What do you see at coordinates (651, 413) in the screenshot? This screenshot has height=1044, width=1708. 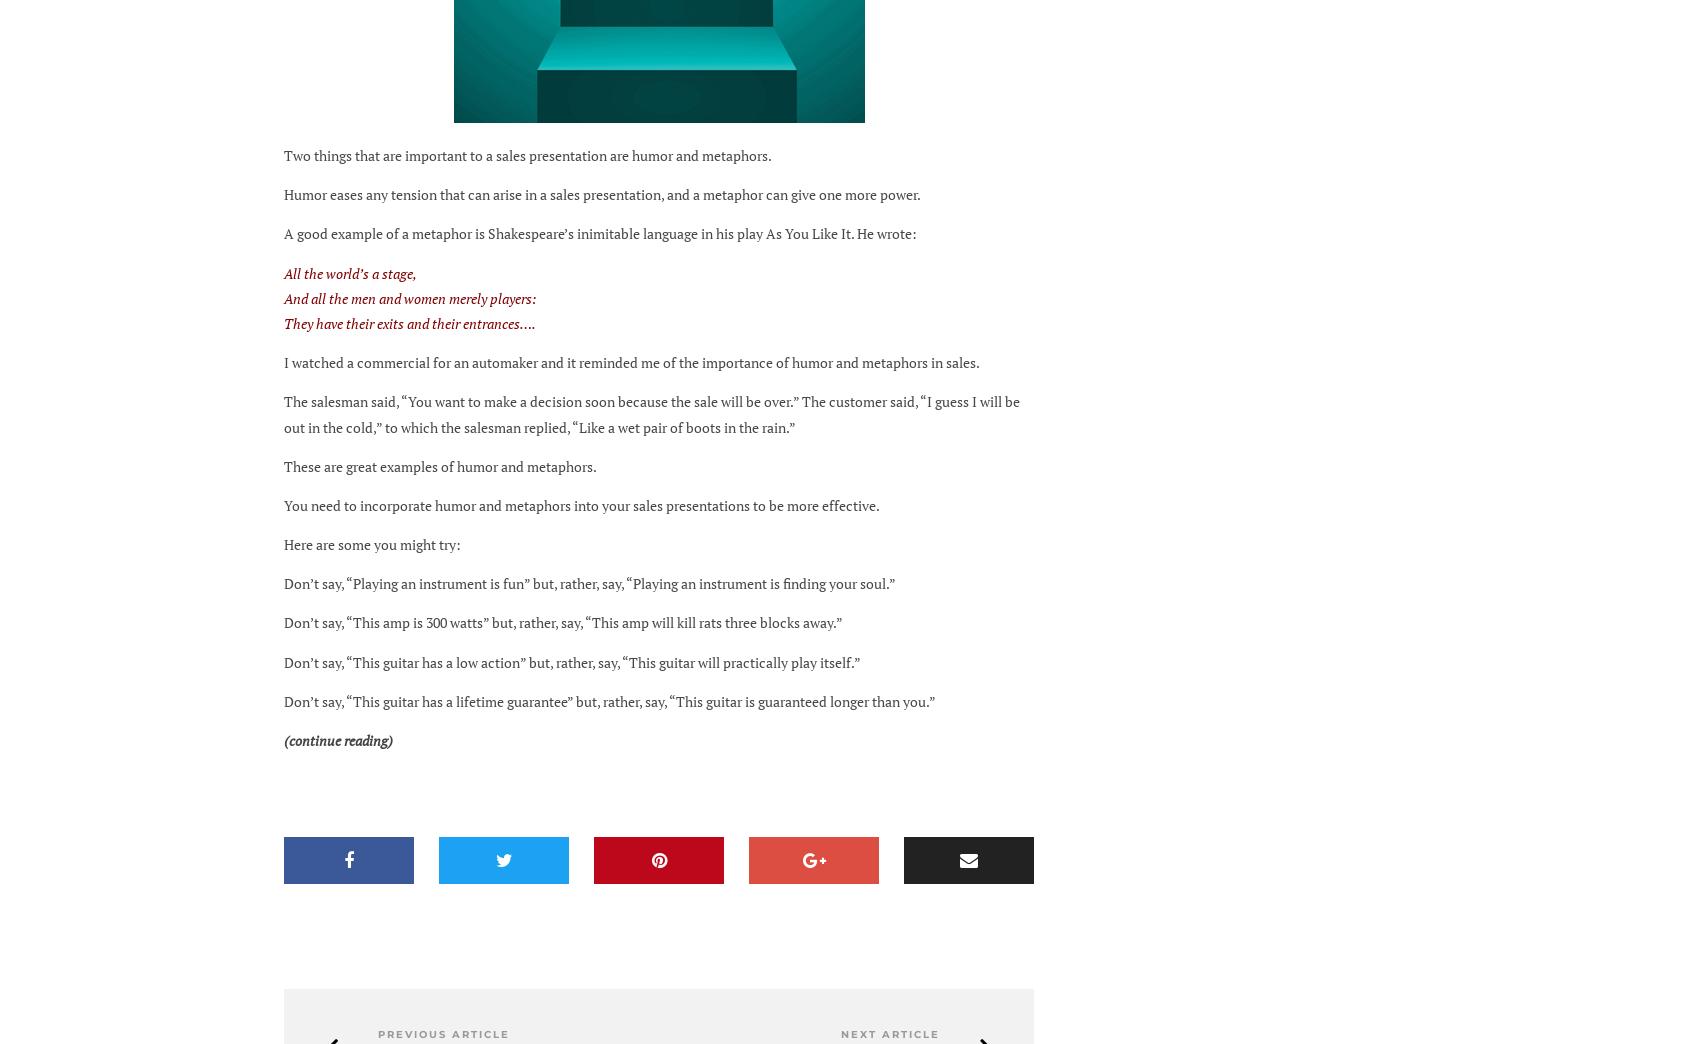 I see `'The salesman said, “You want to make a decision soon because the sale will be over.” The customer said, “I guess I will be out in the cold,” to which the salesman replied, “Like a wet pair of boots in the rain.”'` at bounding box center [651, 413].